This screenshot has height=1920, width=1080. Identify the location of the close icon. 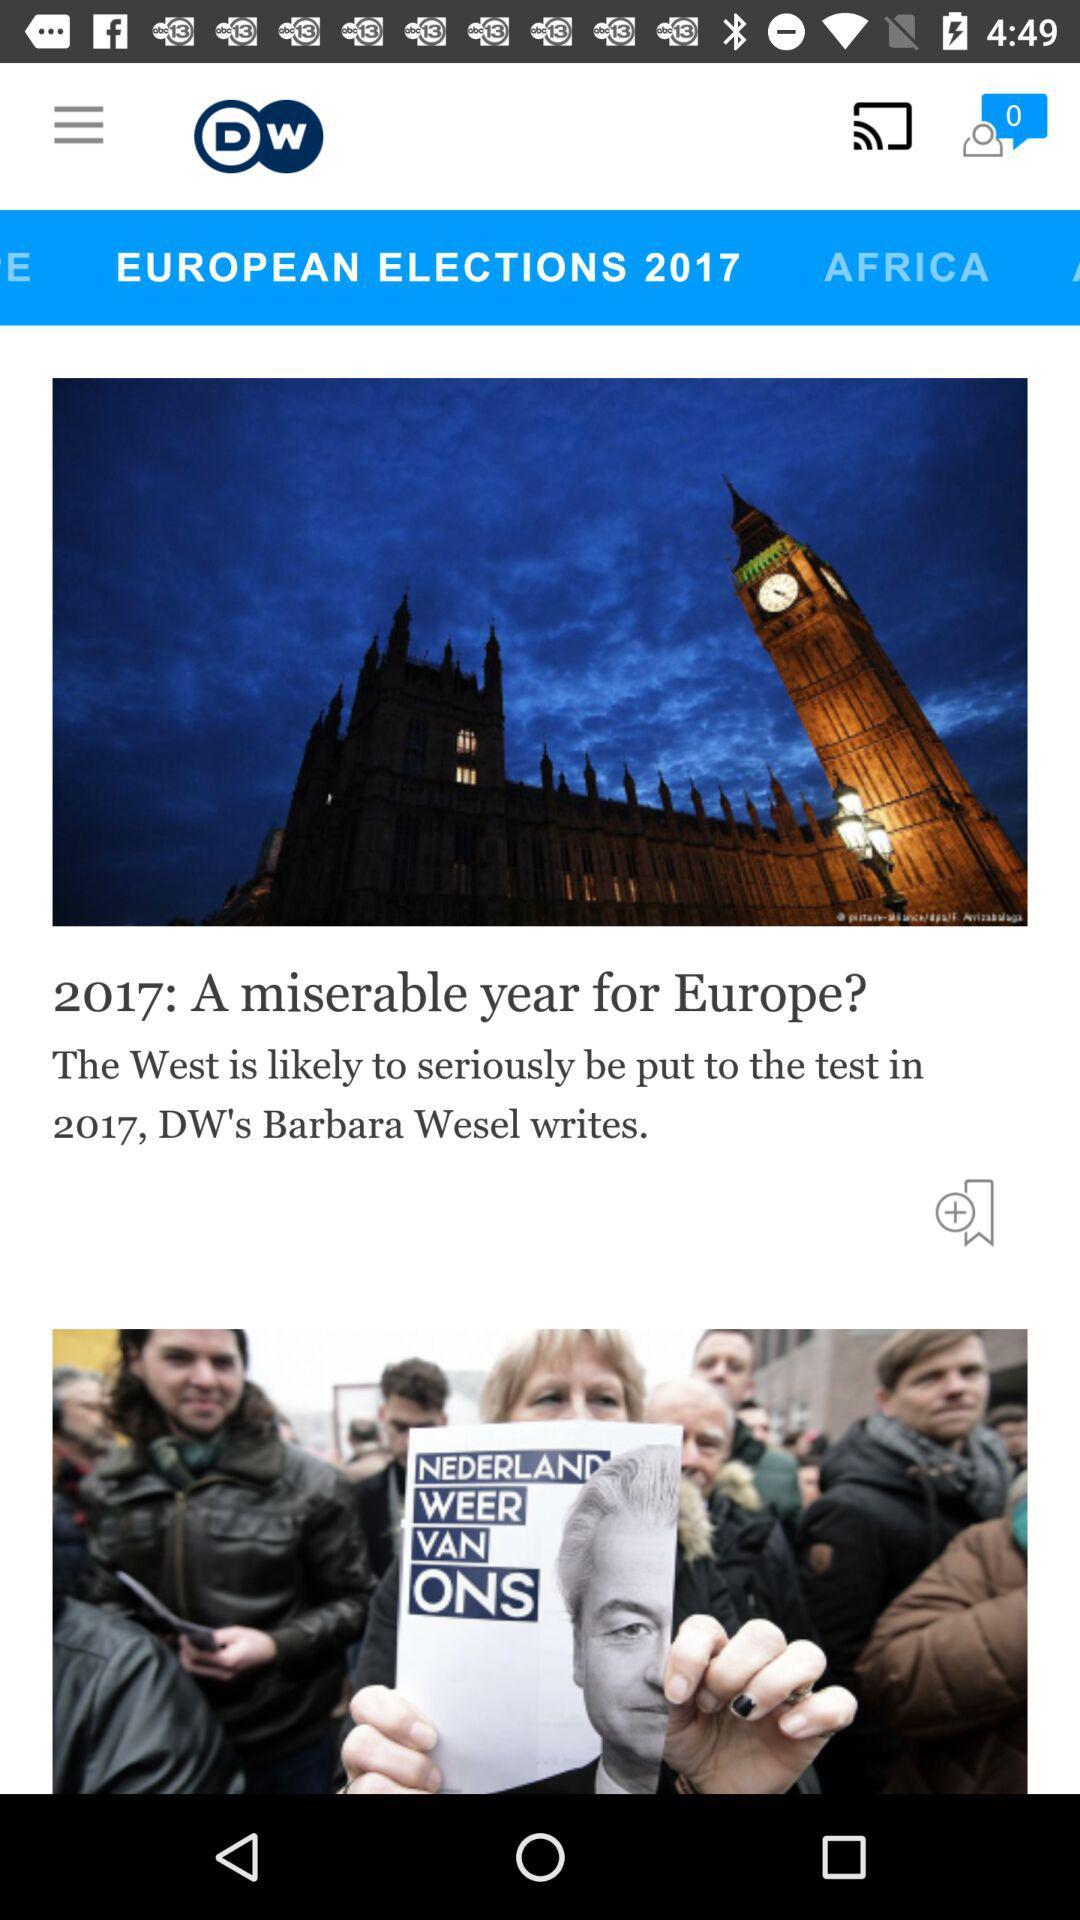
(984, 314).